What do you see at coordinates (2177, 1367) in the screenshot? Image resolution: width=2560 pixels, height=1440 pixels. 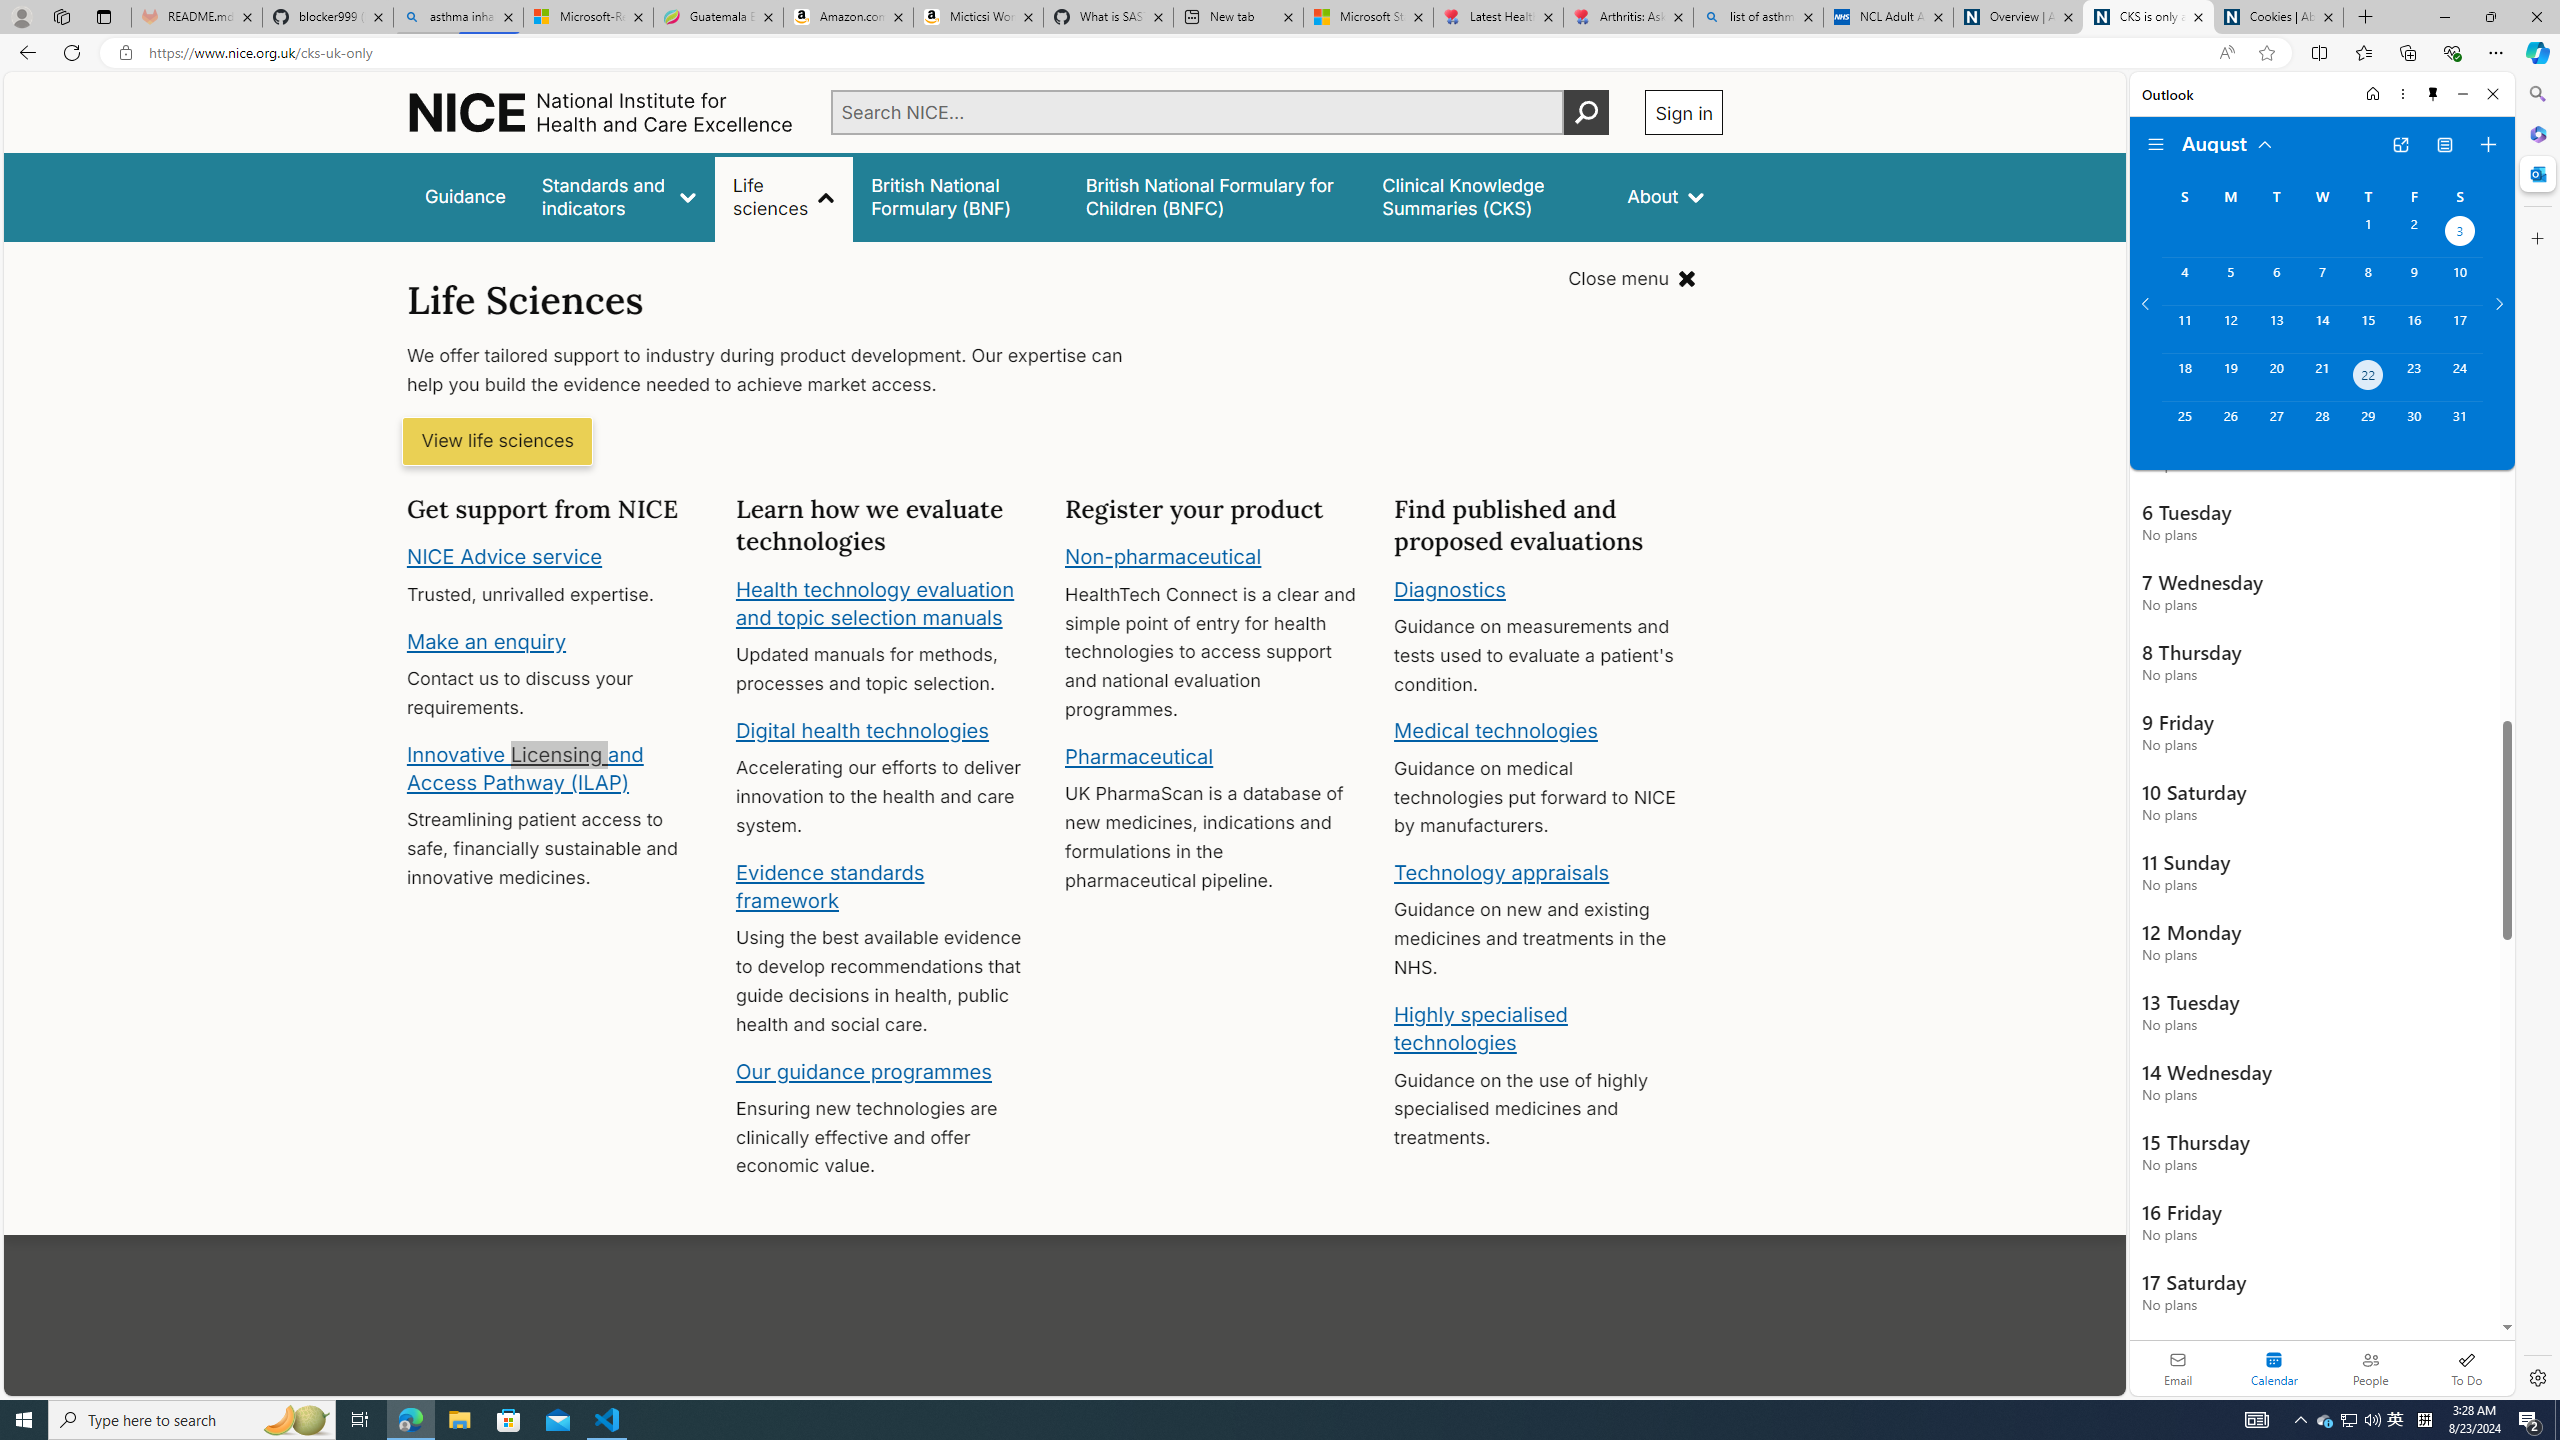 I see `'Email'` at bounding box center [2177, 1367].